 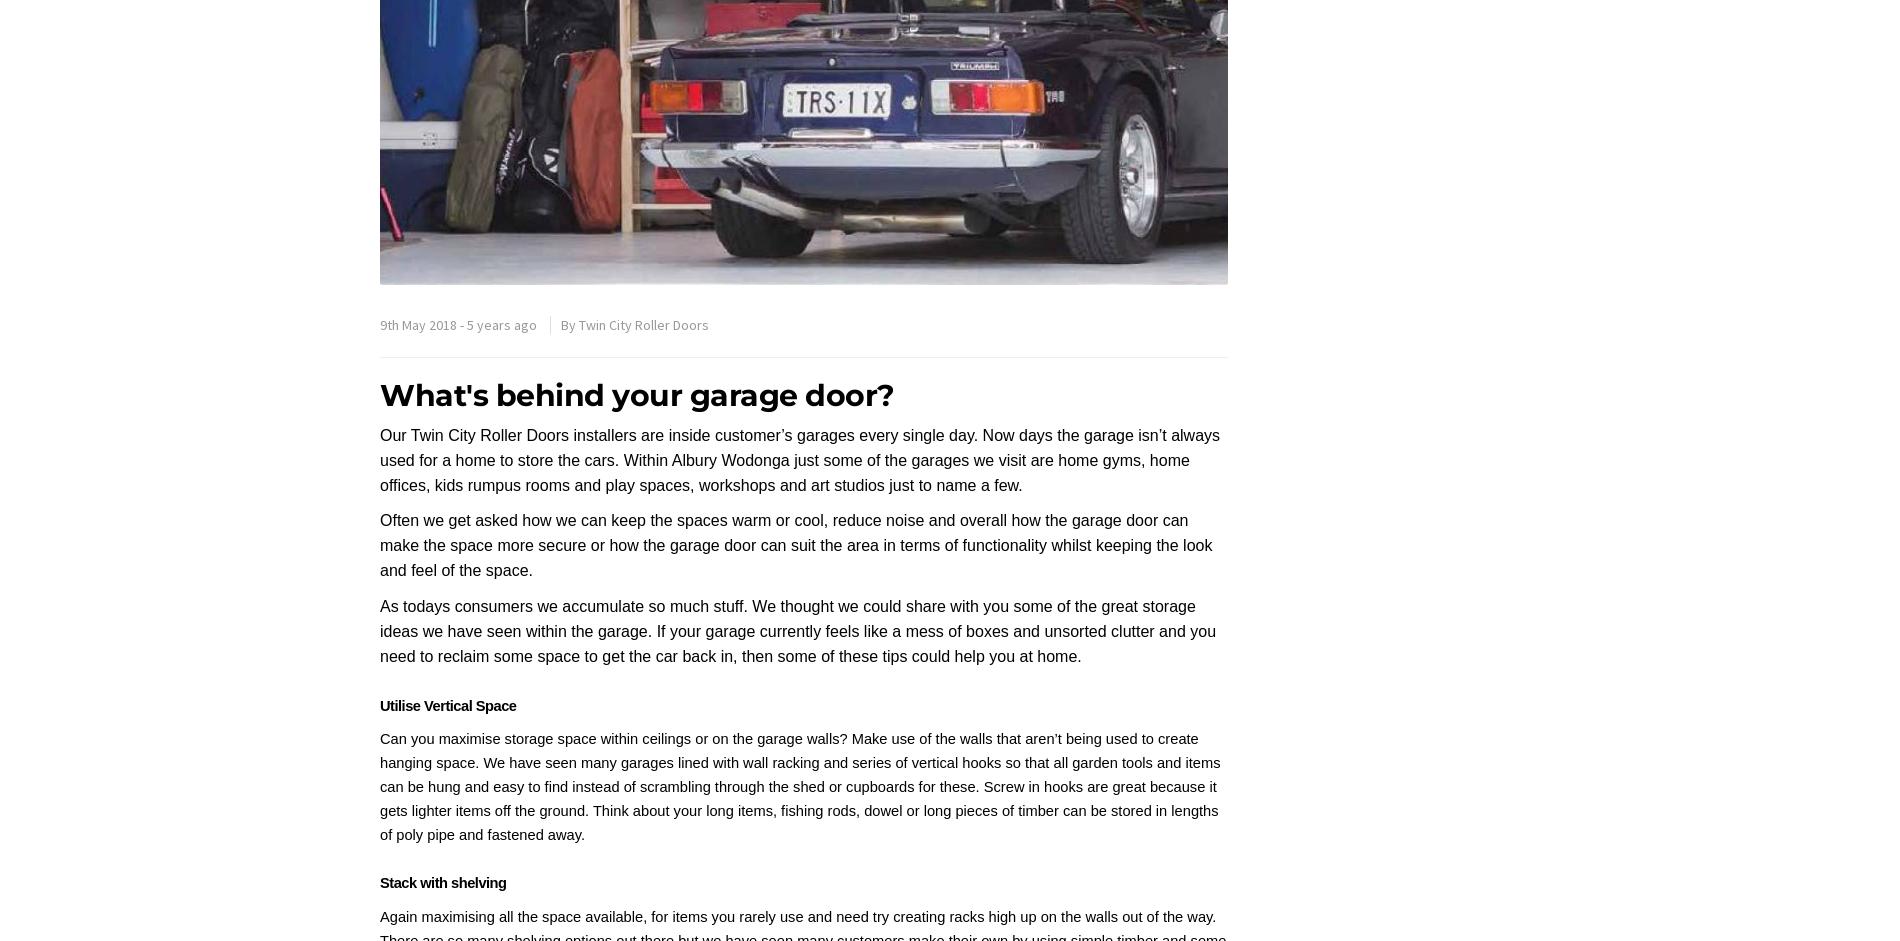 I want to click on 'As todays consumers we accumulate so much stuff. We thought we could share with you some of the great storage ideas we have seen within the garage. If your garage currently feels like a mess of boxes and unsorted clutter and you need to reclaim some space to get the car back in, then some of these tips could help you at home.', so click(x=797, y=630).